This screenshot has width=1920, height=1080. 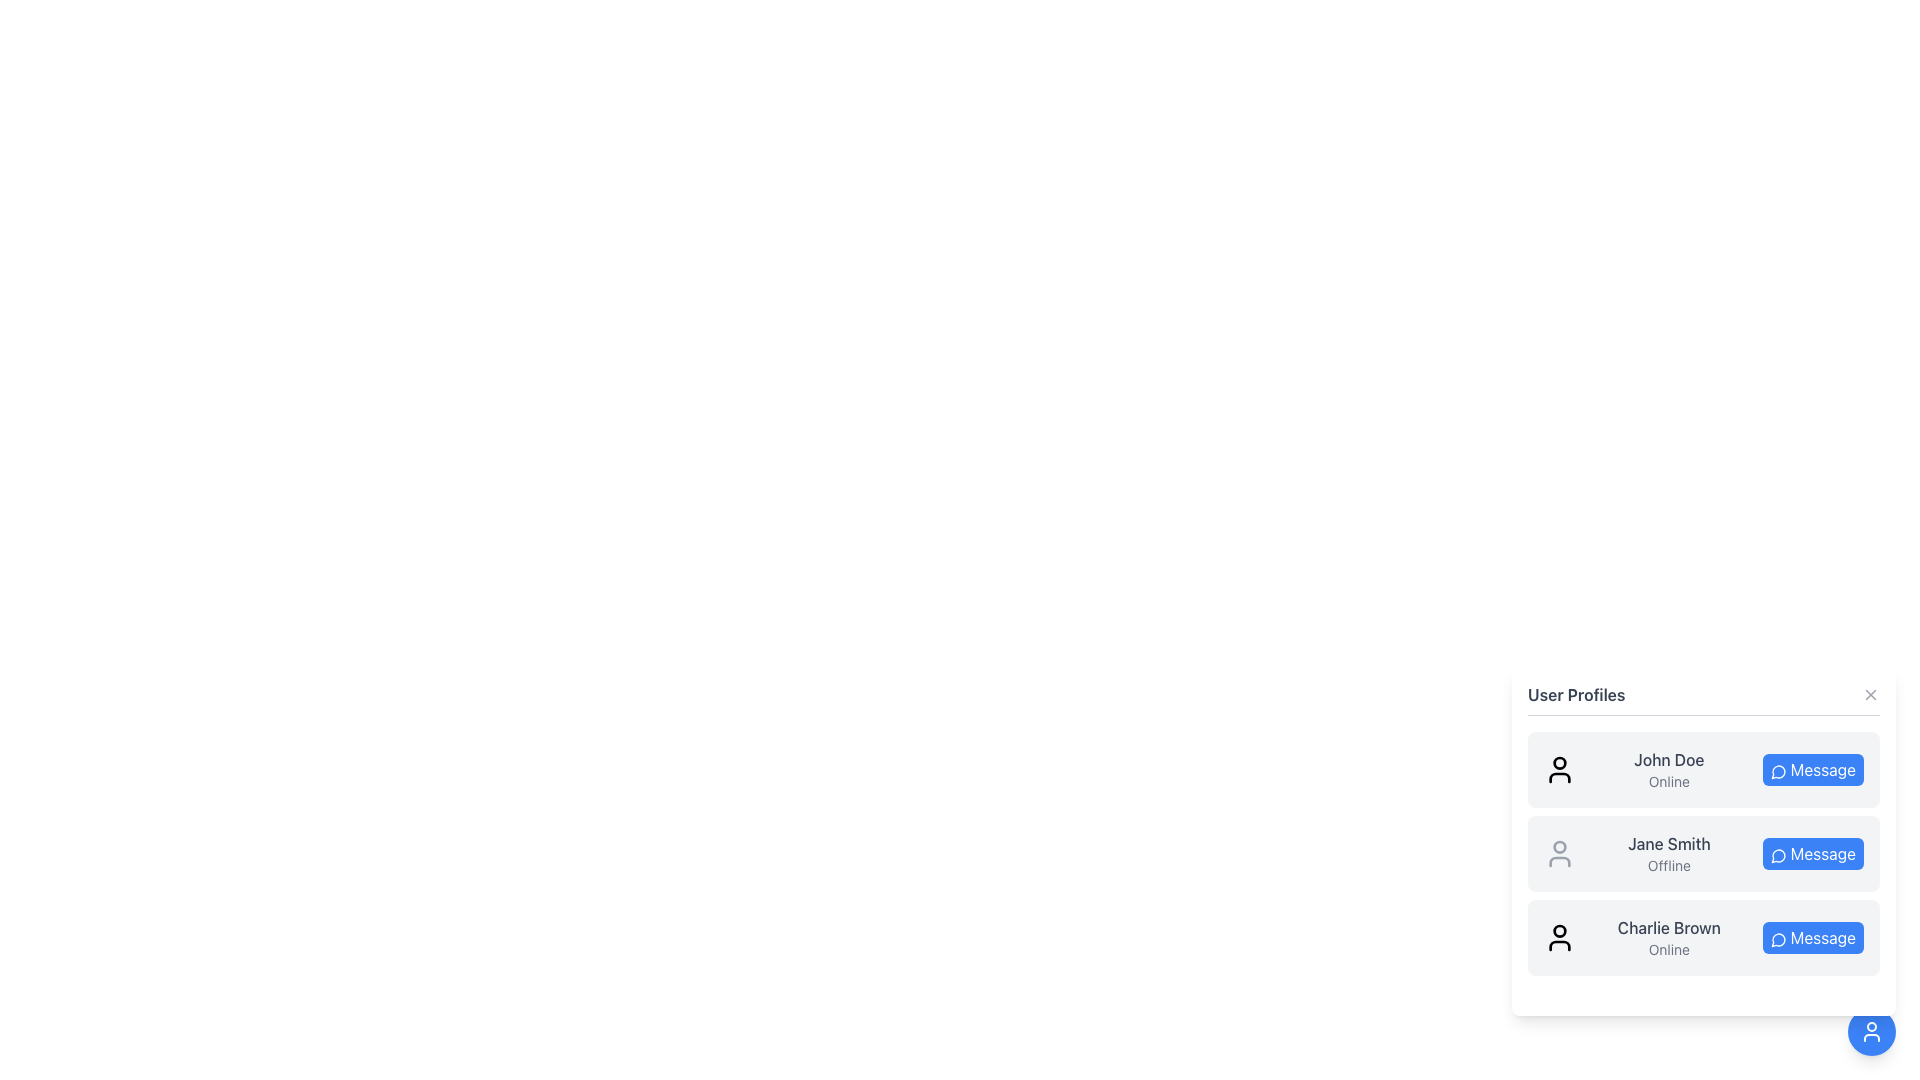 What do you see at coordinates (1813, 853) in the screenshot?
I see `the message button in the second profile card aligned with 'Jane Smith'` at bounding box center [1813, 853].